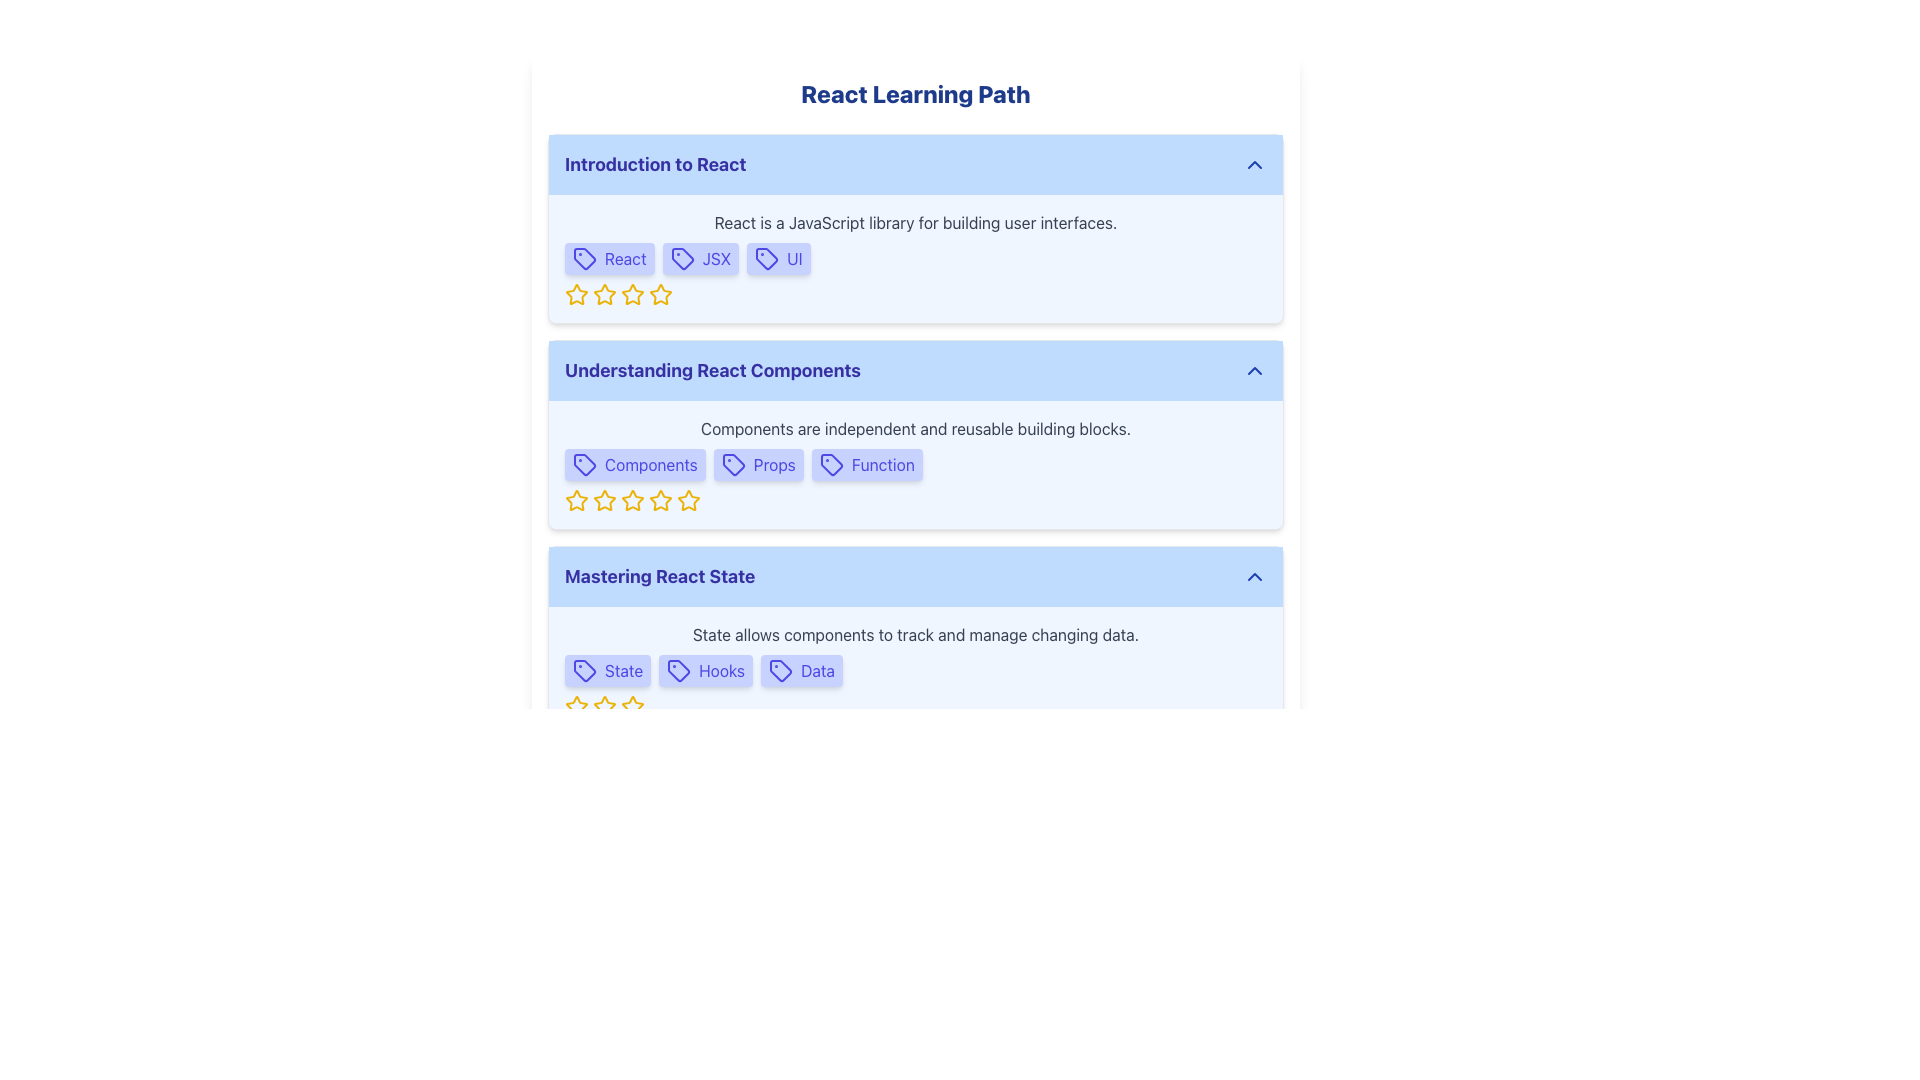  What do you see at coordinates (603, 499) in the screenshot?
I see `the first star icon in the second set of rating stars under the text 'Understanding React Components'` at bounding box center [603, 499].